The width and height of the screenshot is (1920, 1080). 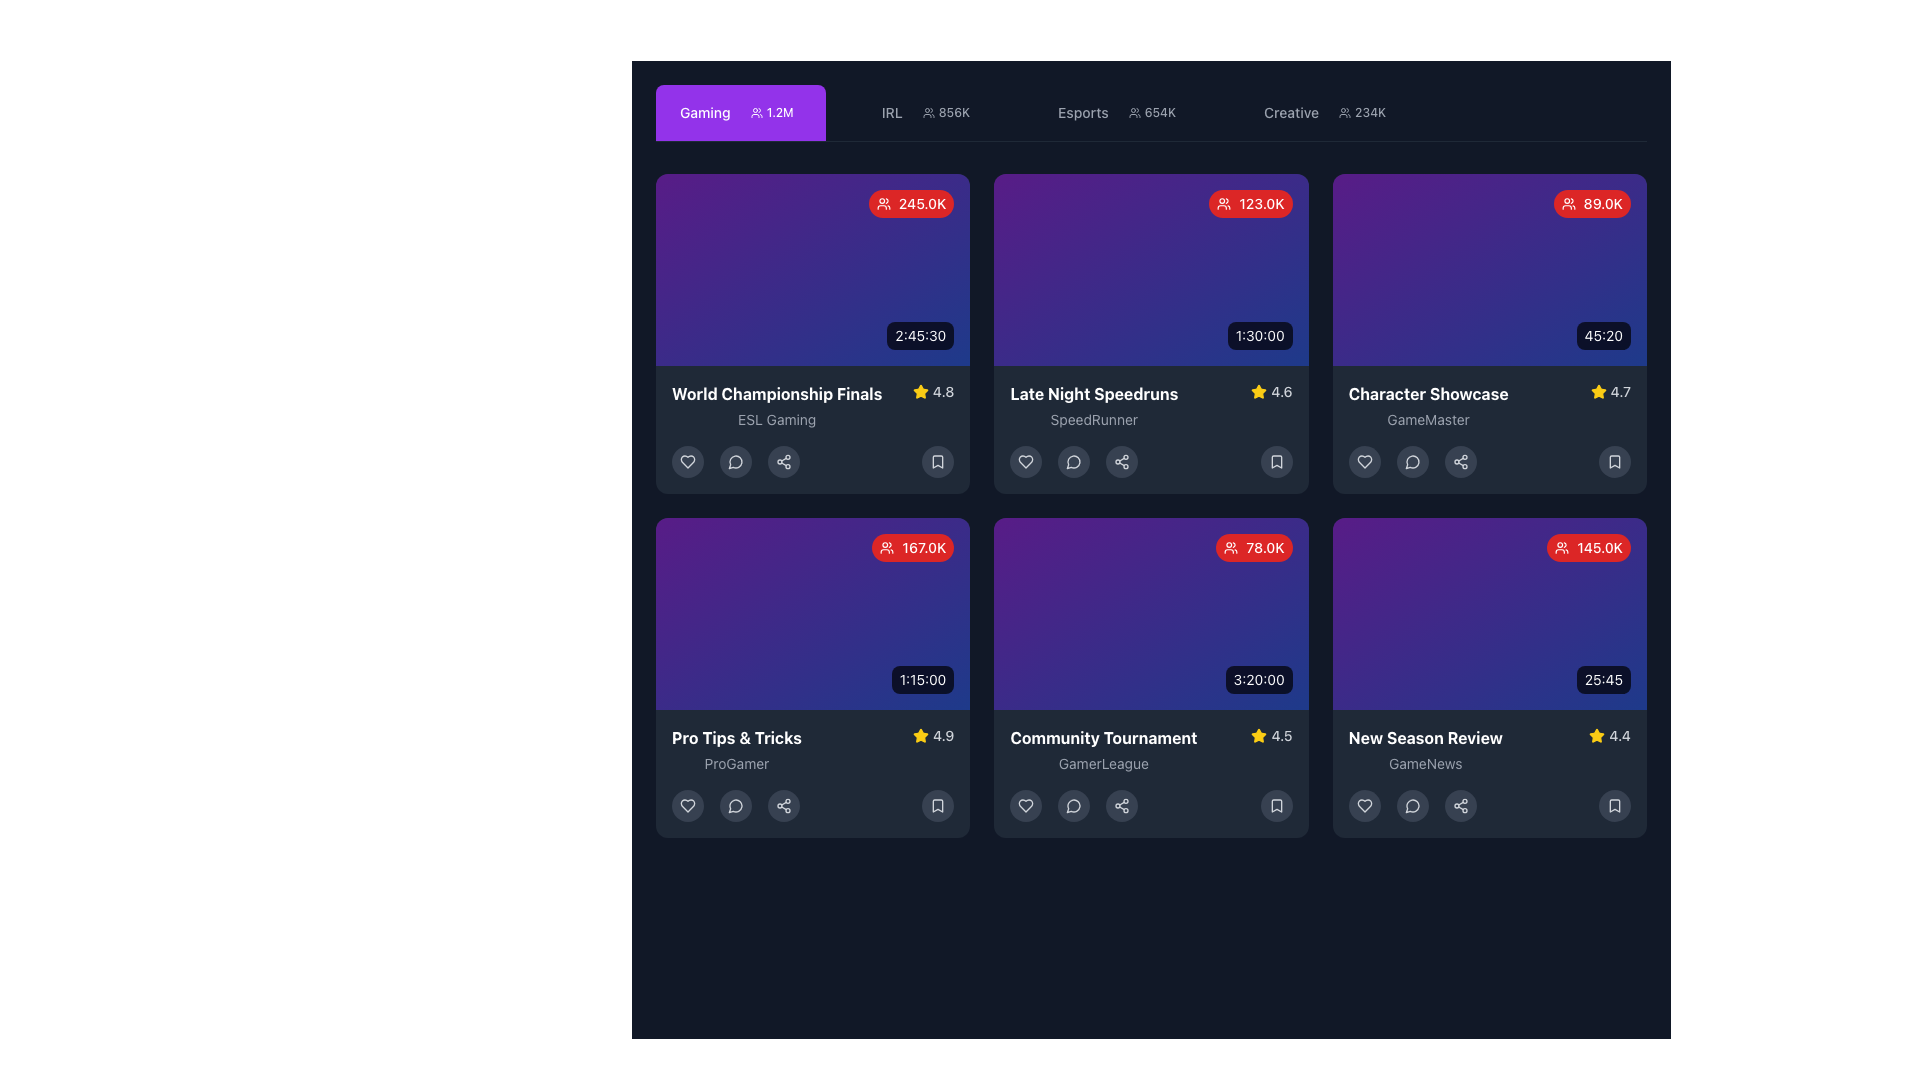 I want to click on the rating icon of the gaming content card titled 'Pro Tips & Tricks' by 'ProGamer', located in the bottom left quadrant of the layout, so click(x=813, y=749).